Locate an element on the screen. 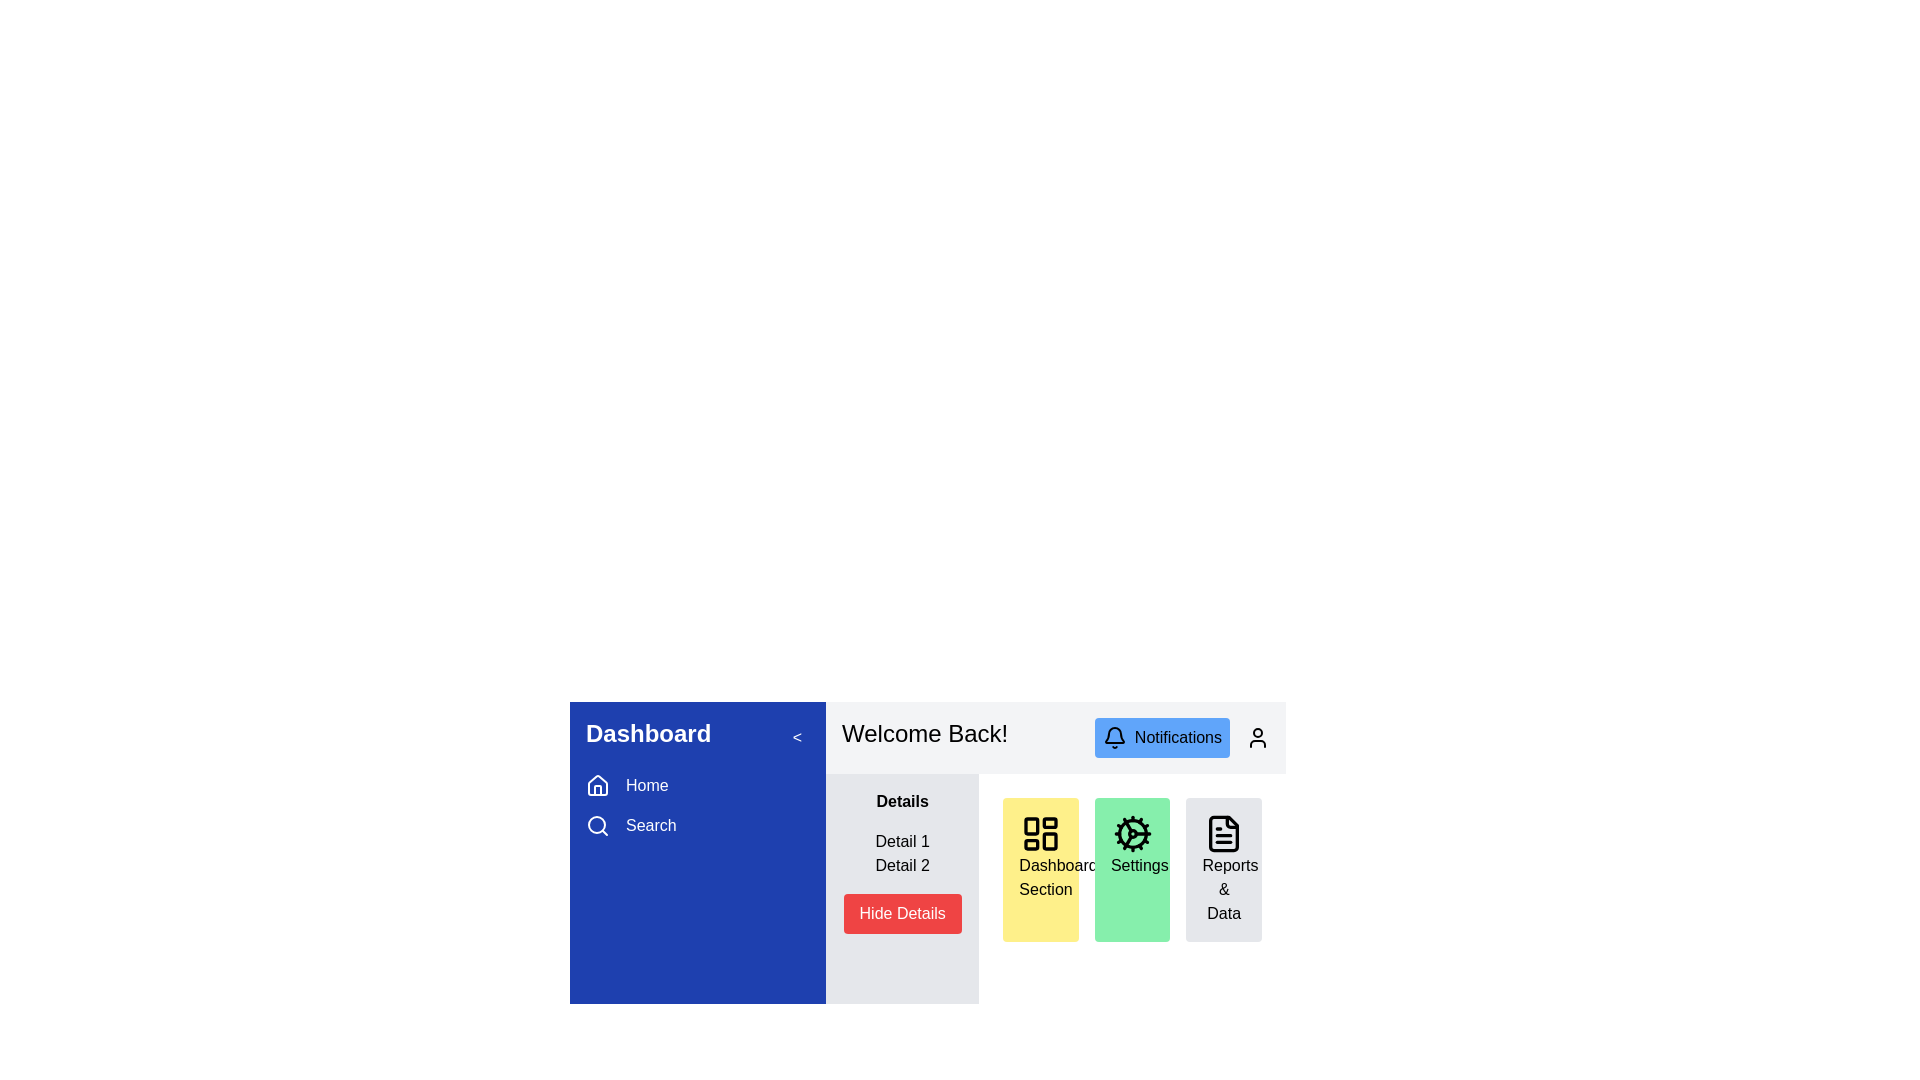  the bell-shaped notification icon with a blue background located at the top-right section of the interface is located at coordinates (1113, 735).